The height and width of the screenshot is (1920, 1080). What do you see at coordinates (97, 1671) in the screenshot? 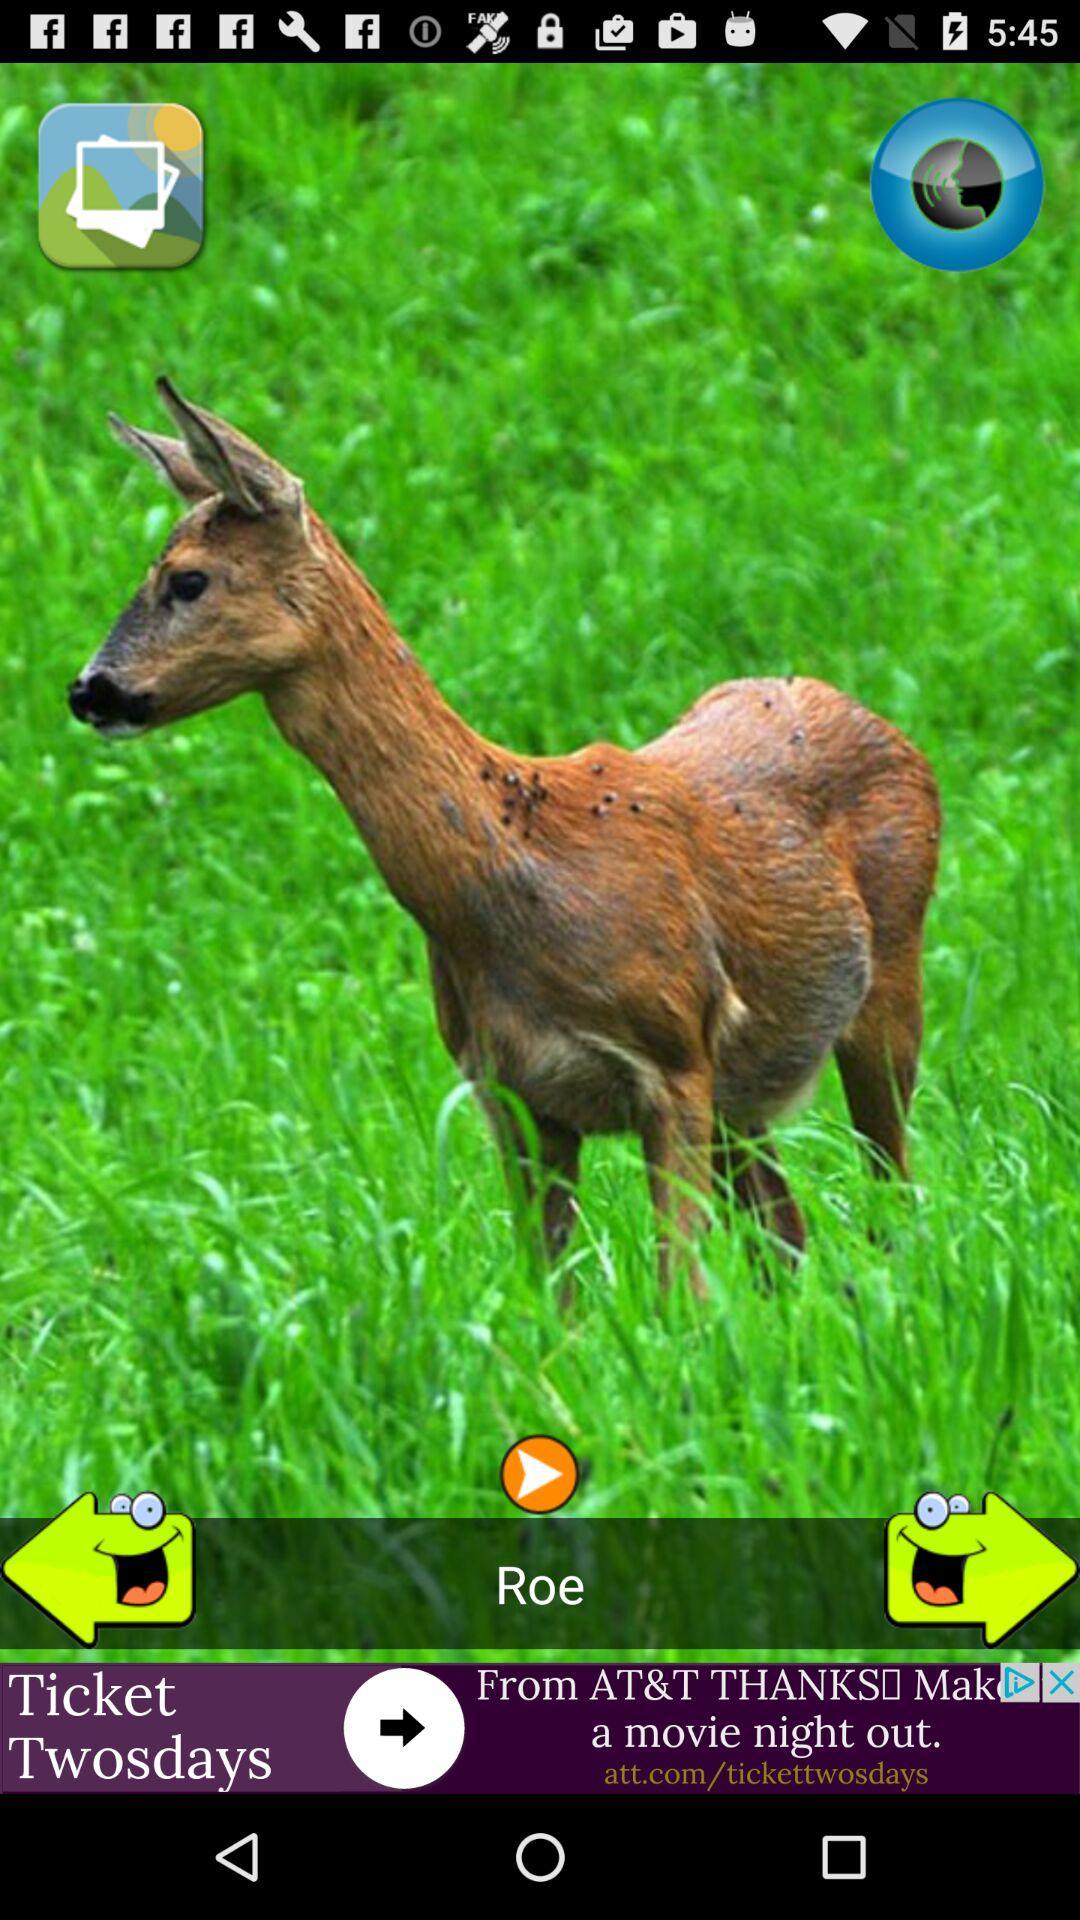
I see `the arrow_backward icon` at bounding box center [97, 1671].